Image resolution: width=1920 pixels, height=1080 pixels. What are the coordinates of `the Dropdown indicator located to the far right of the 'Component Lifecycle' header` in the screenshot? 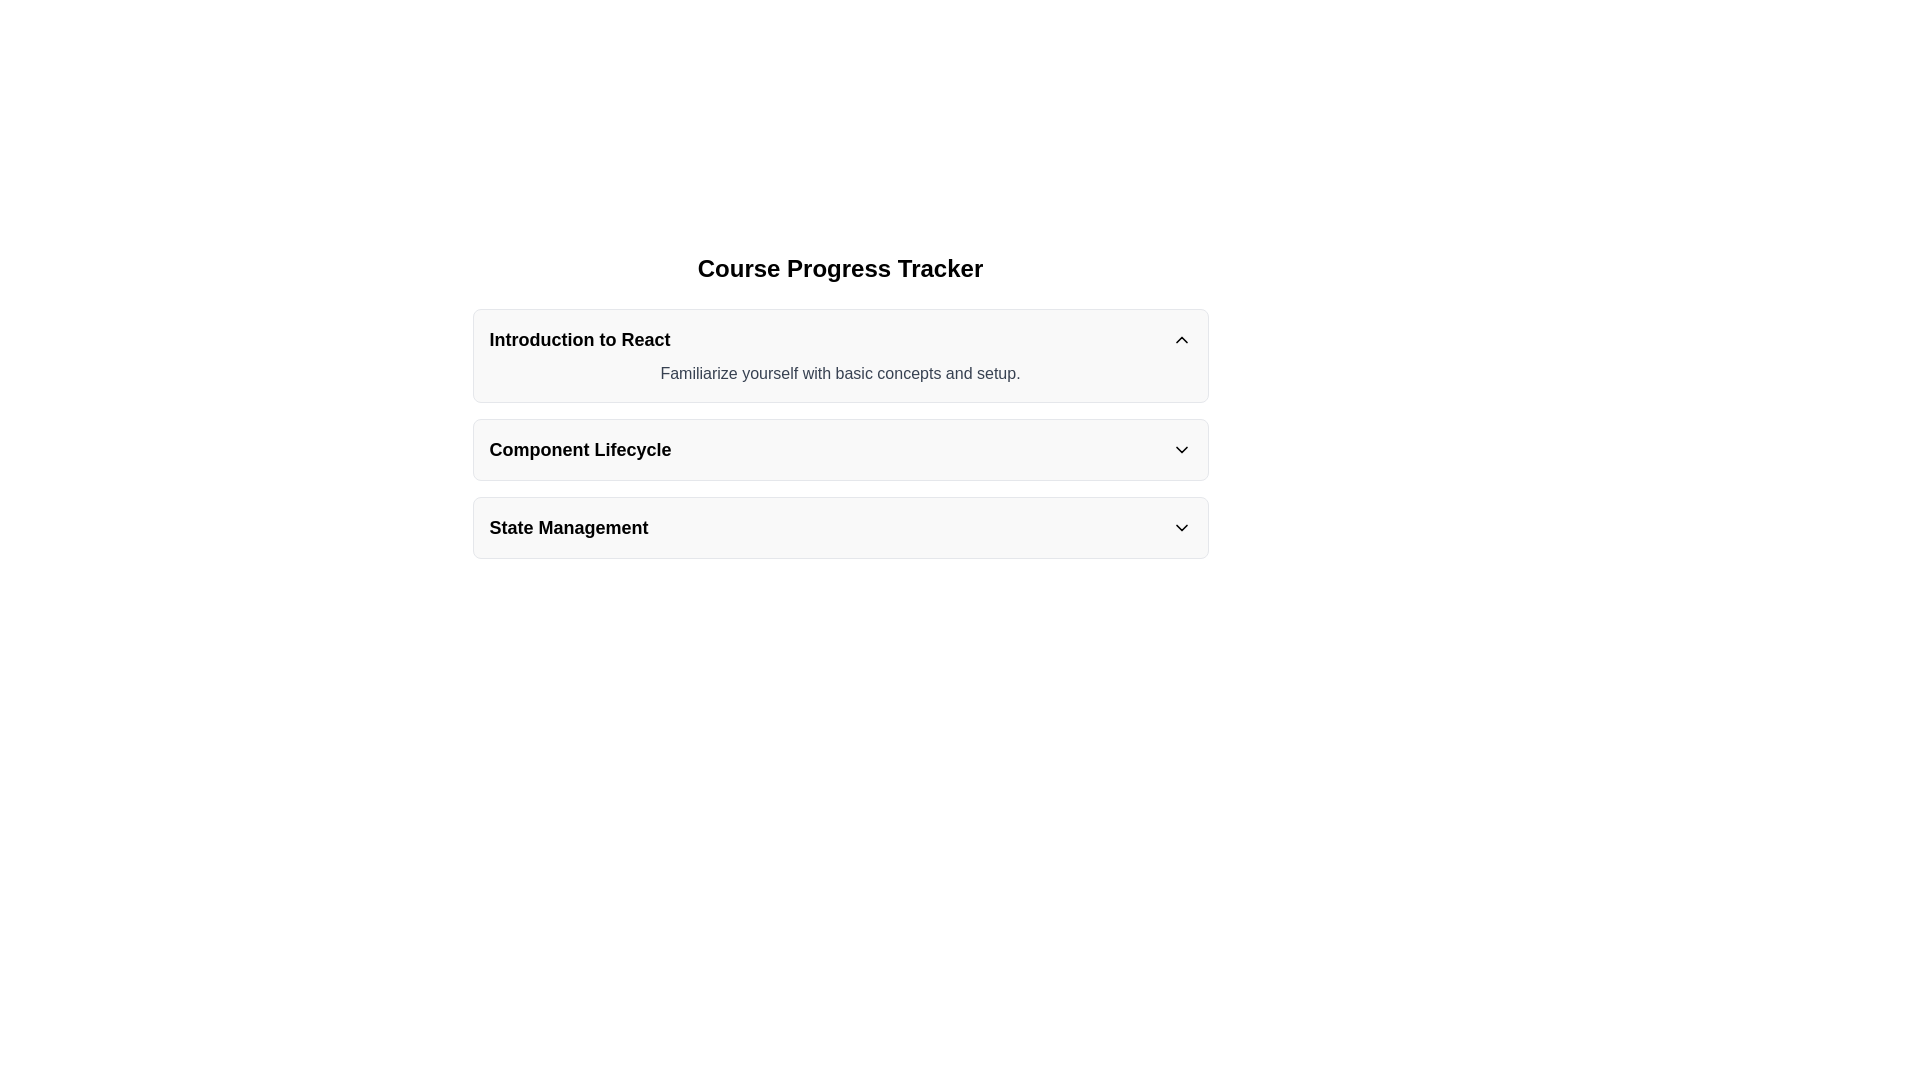 It's located at (1181, 450).